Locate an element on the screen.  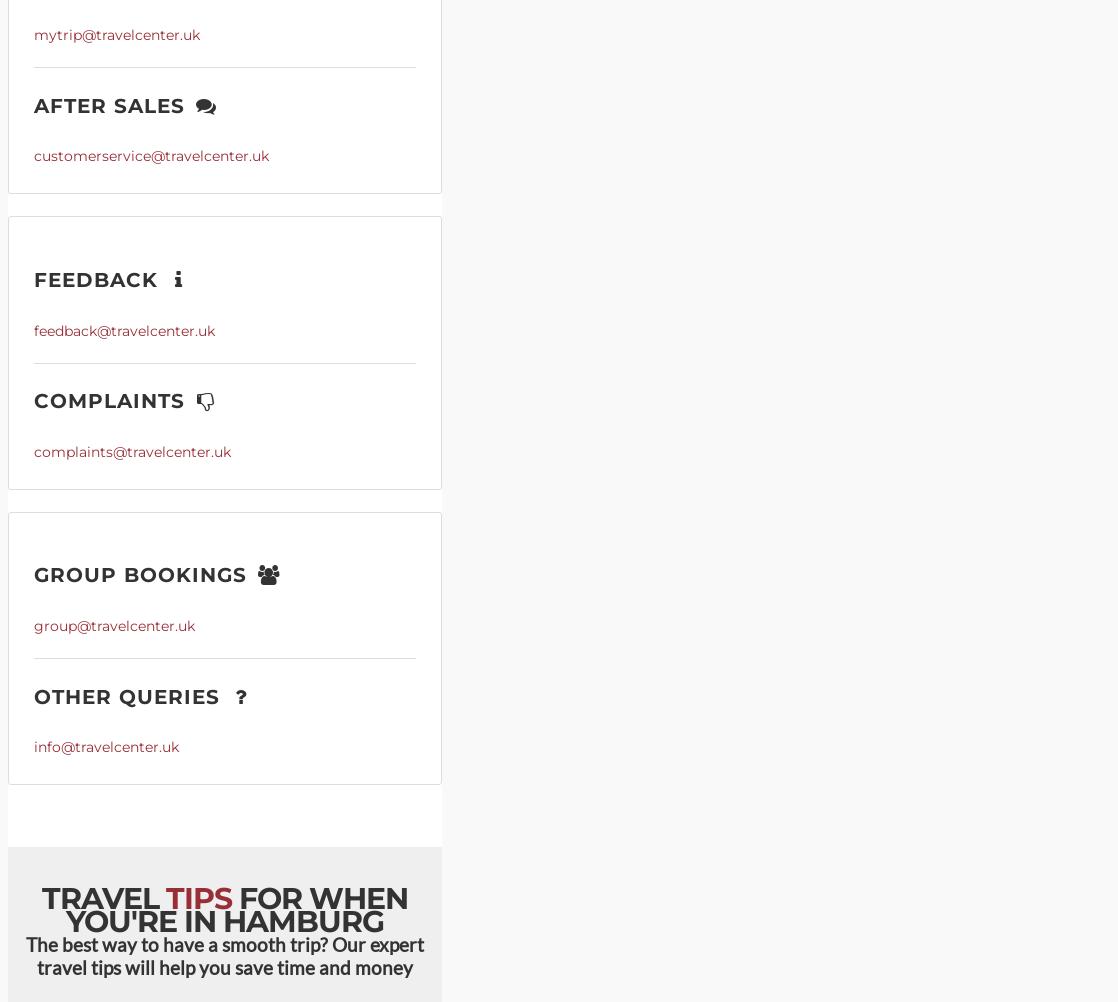
'info@travelcenter.uk' is located at coordinates (106, 746).